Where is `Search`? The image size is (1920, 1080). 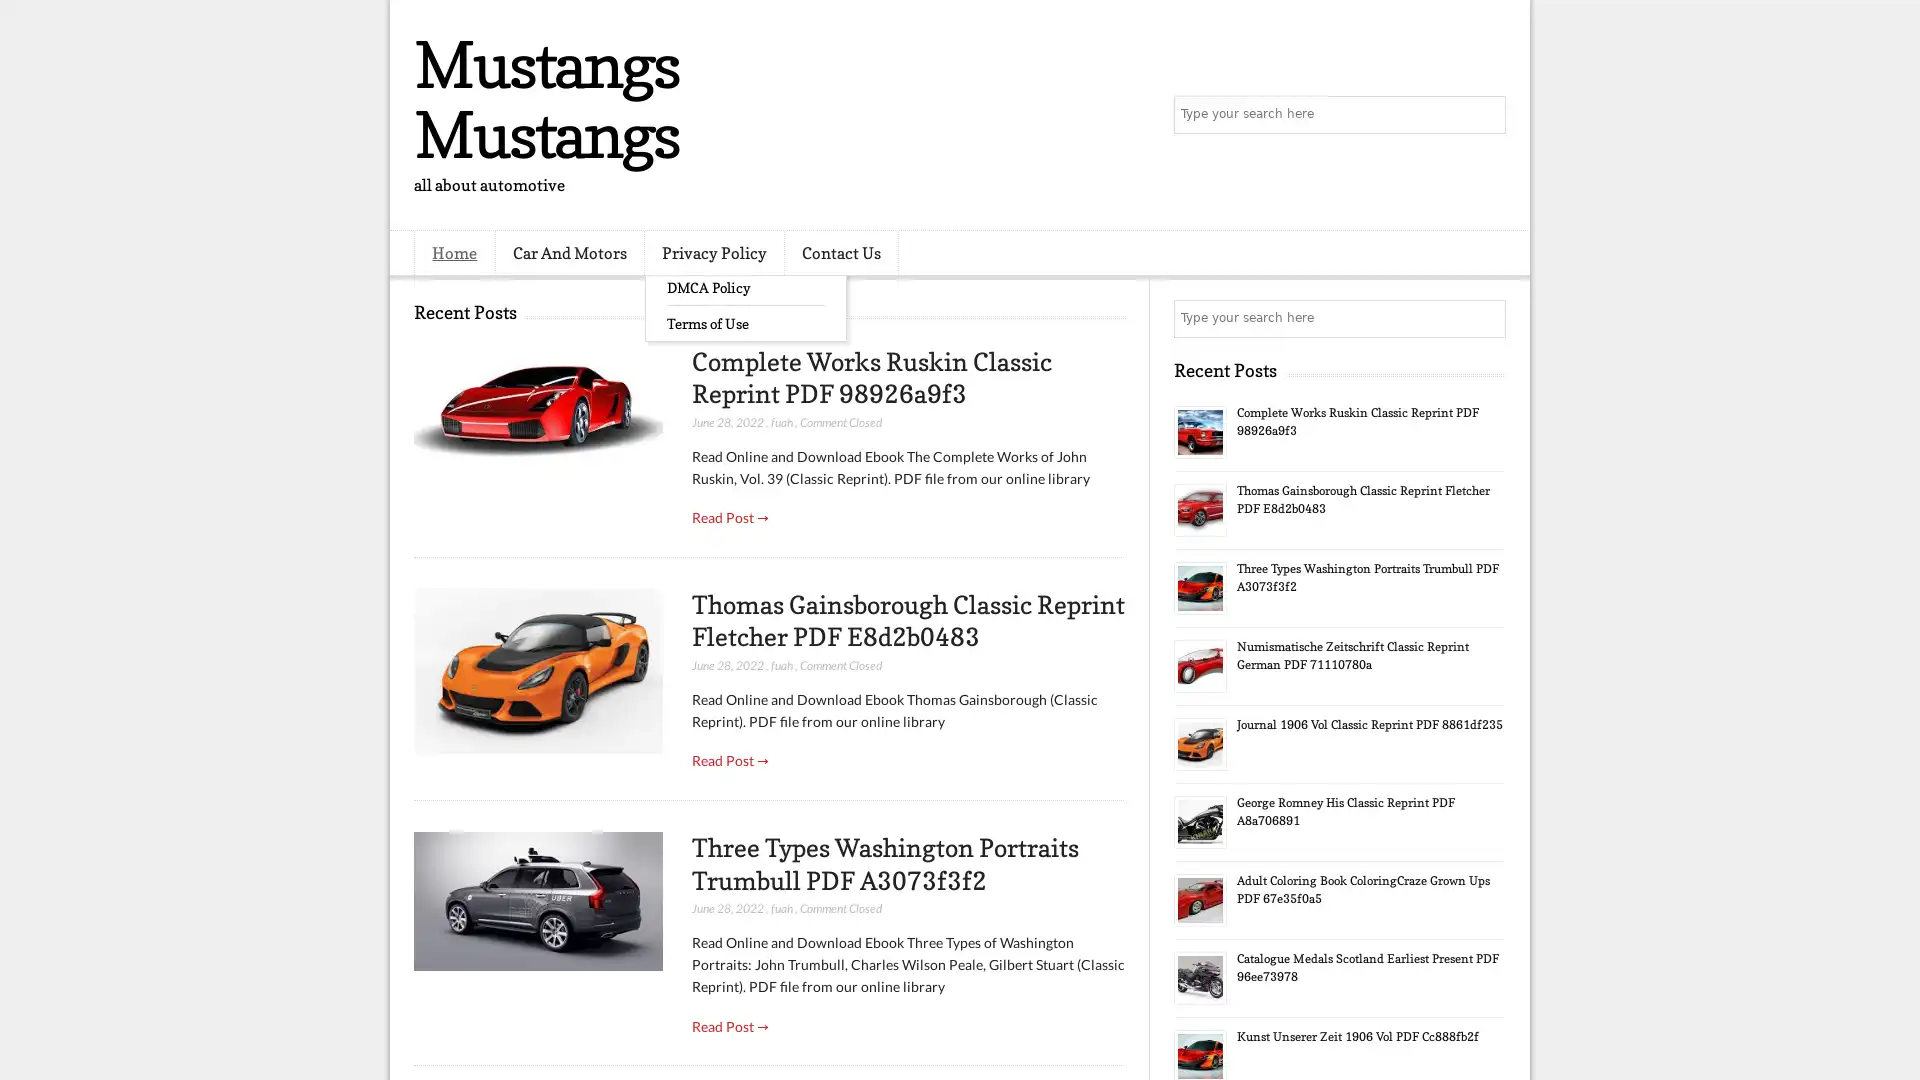 Search is located at coordinates (1485, 318).